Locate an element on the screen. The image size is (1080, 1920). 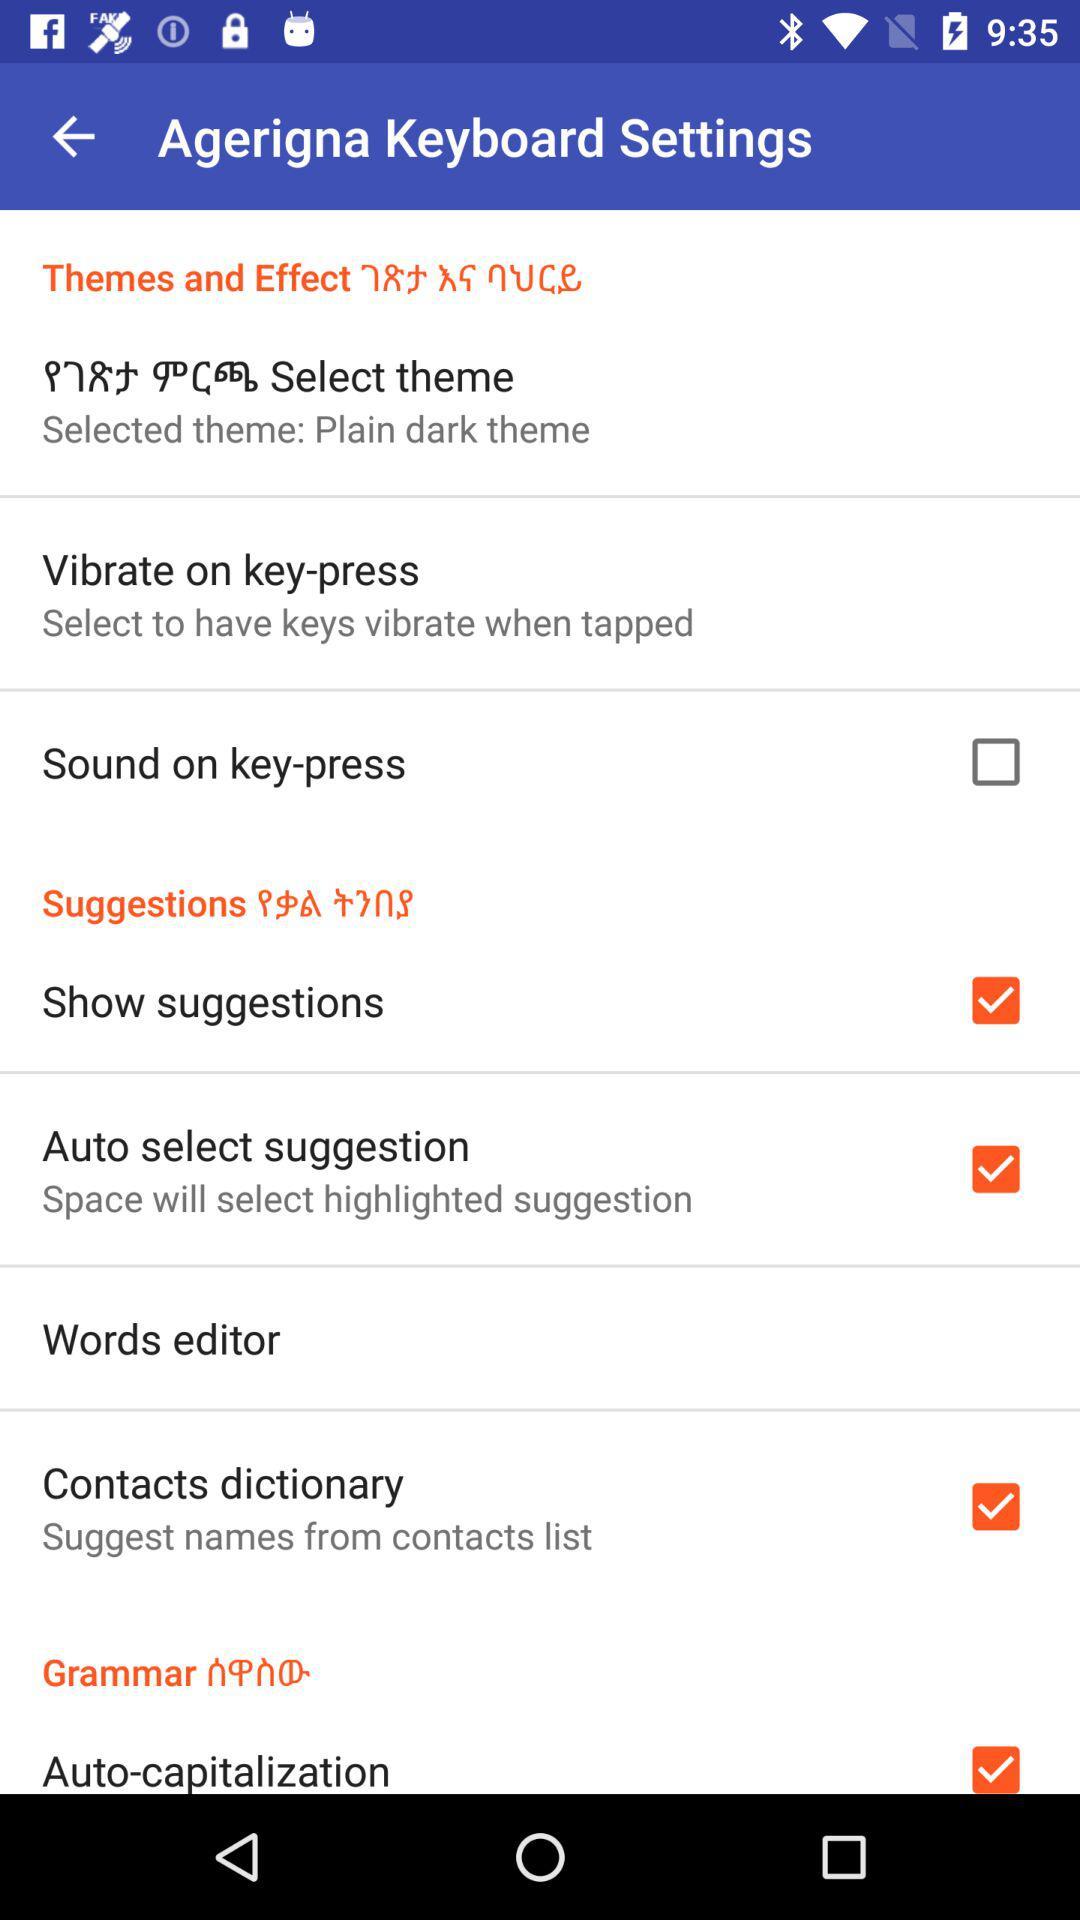
icon above the contacts dictionary item is located at coordinates (160, 1338).